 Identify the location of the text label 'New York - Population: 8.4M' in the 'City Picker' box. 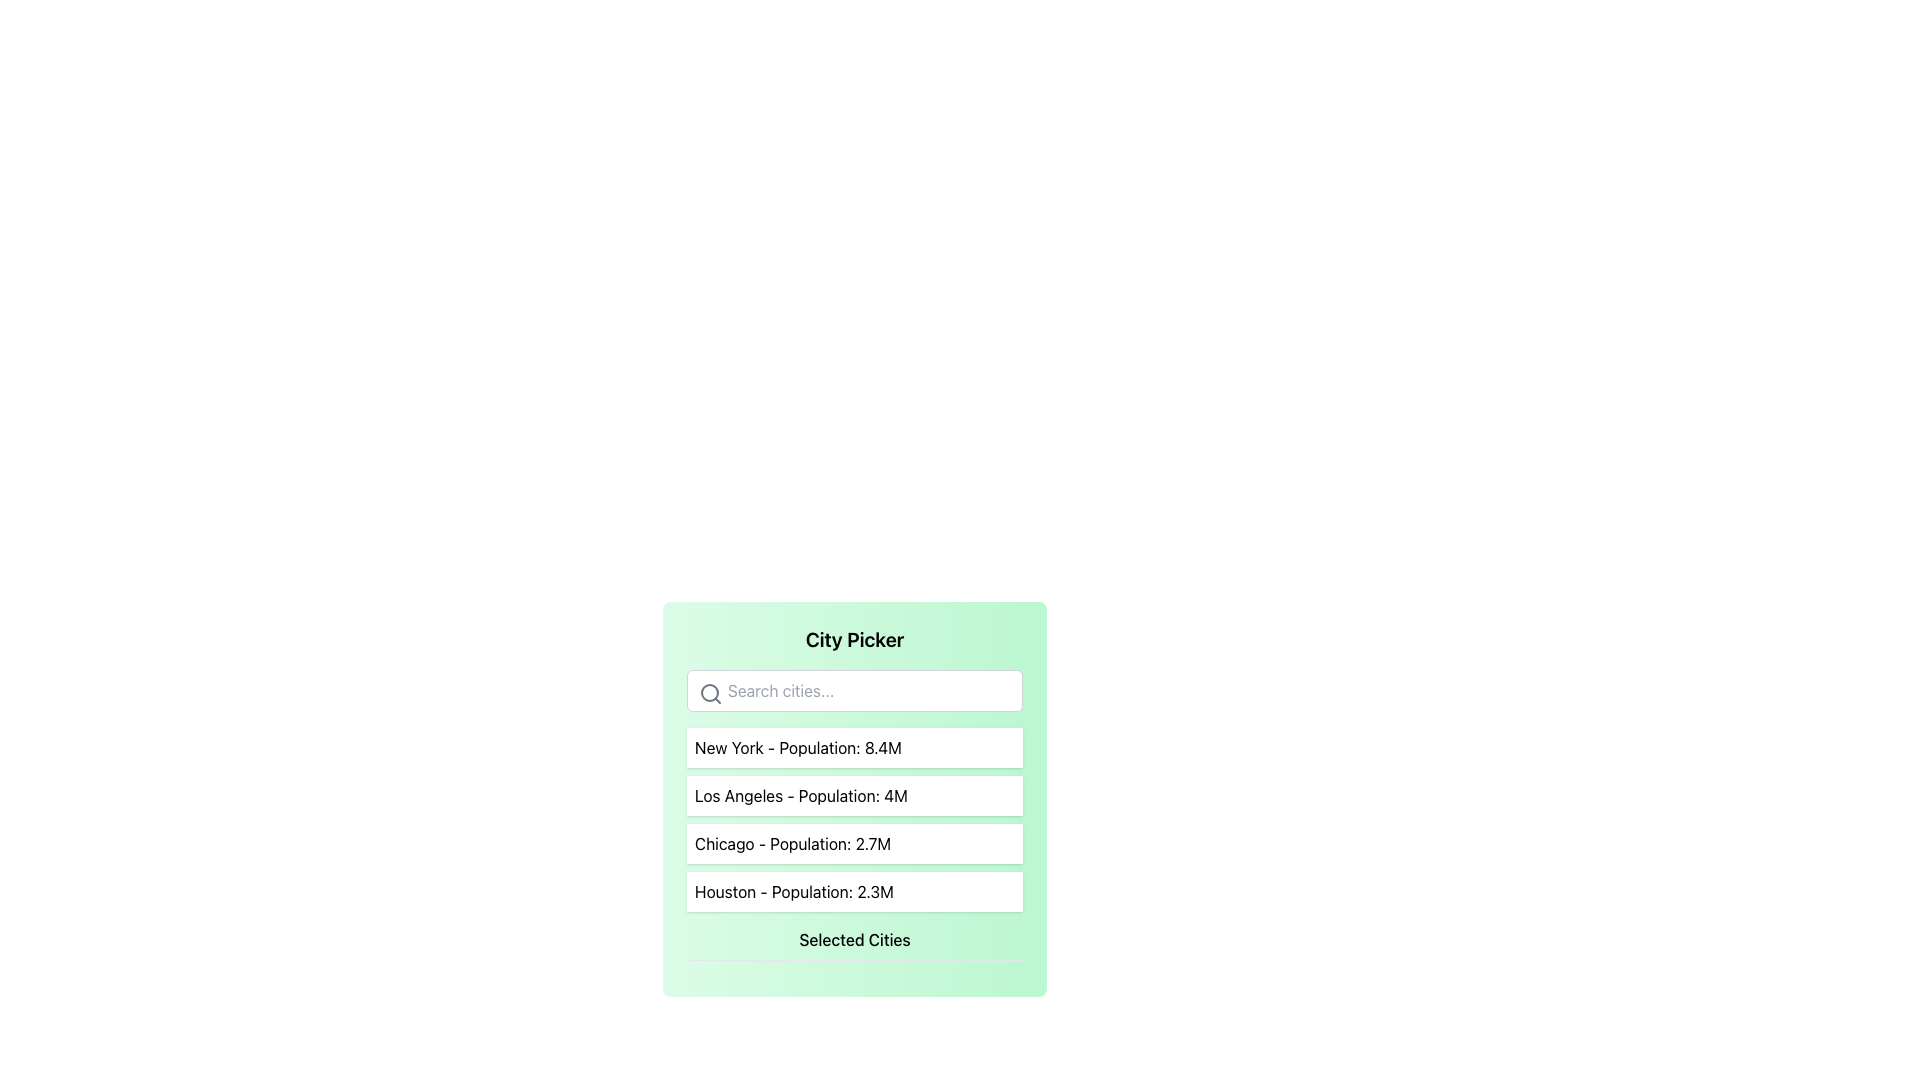
(797, 748).